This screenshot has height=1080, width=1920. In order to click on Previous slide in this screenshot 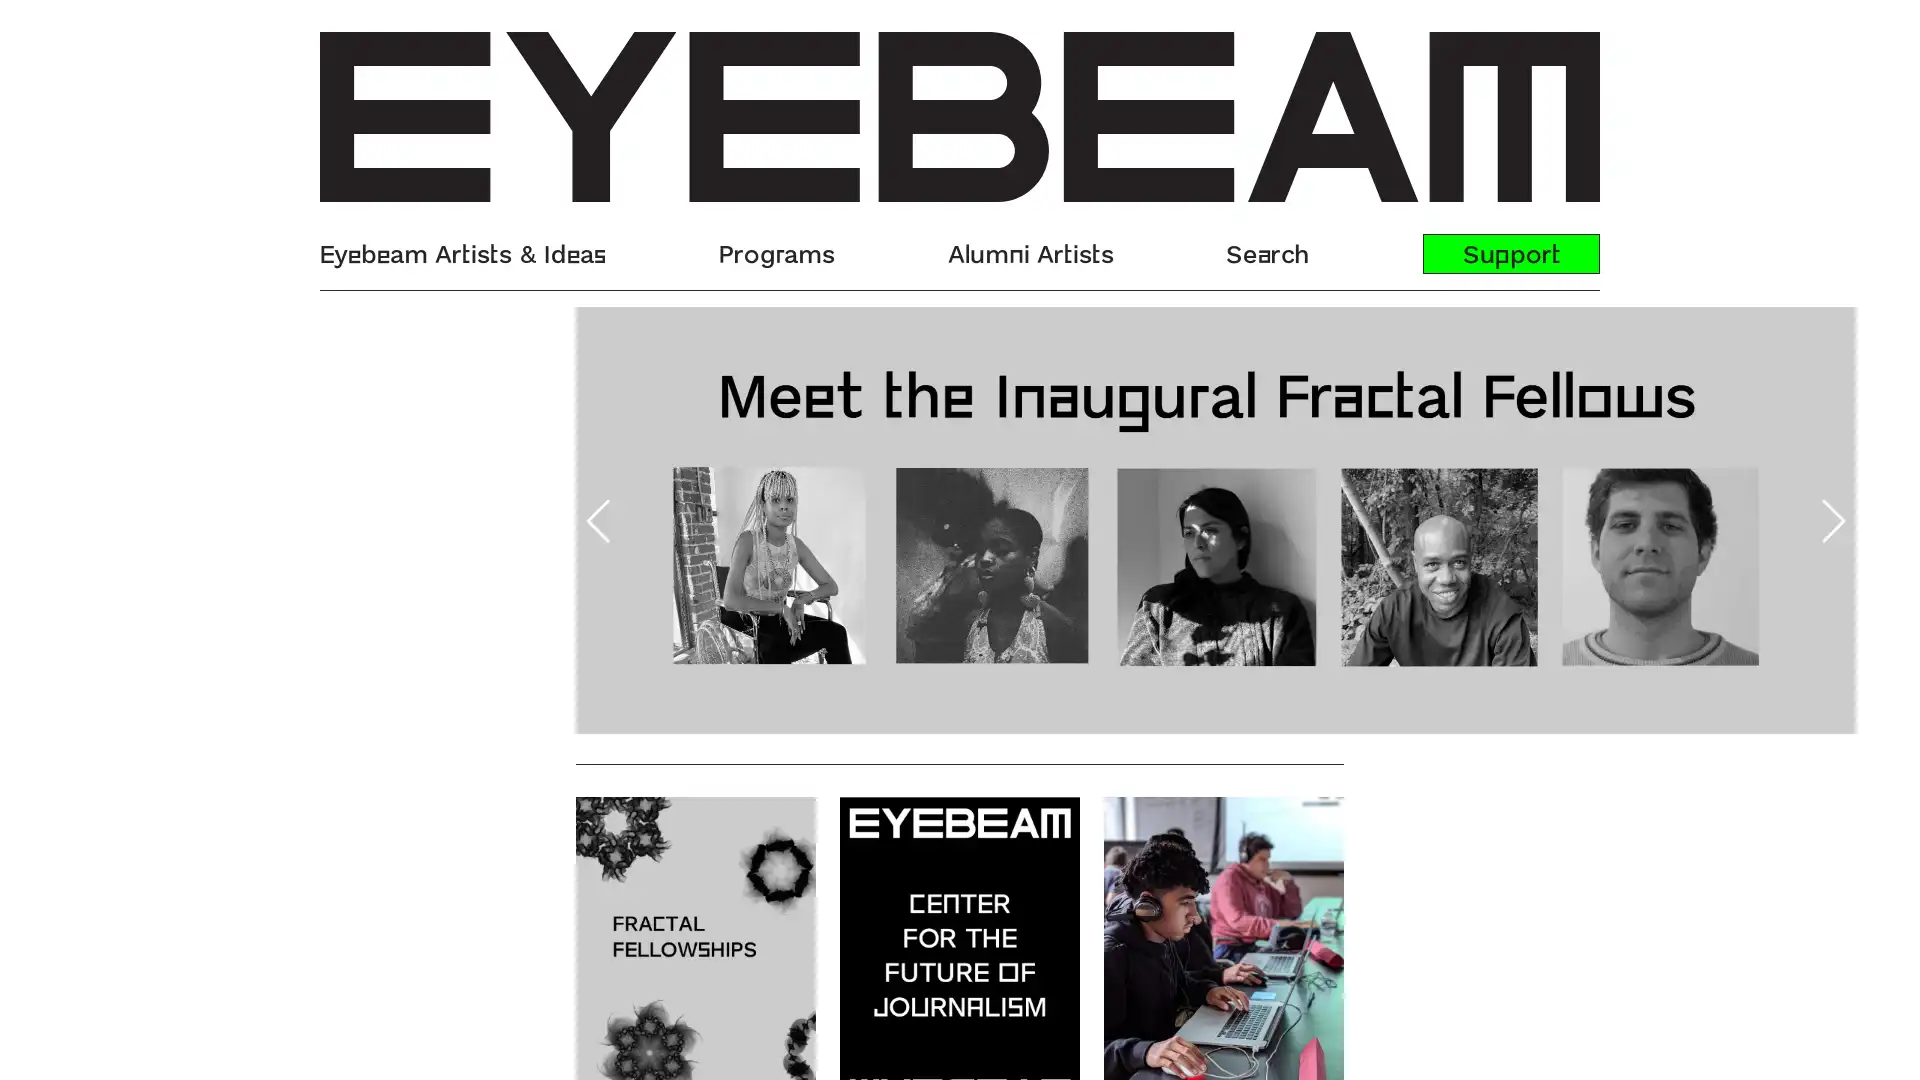, I will do `click(343, 519)`.